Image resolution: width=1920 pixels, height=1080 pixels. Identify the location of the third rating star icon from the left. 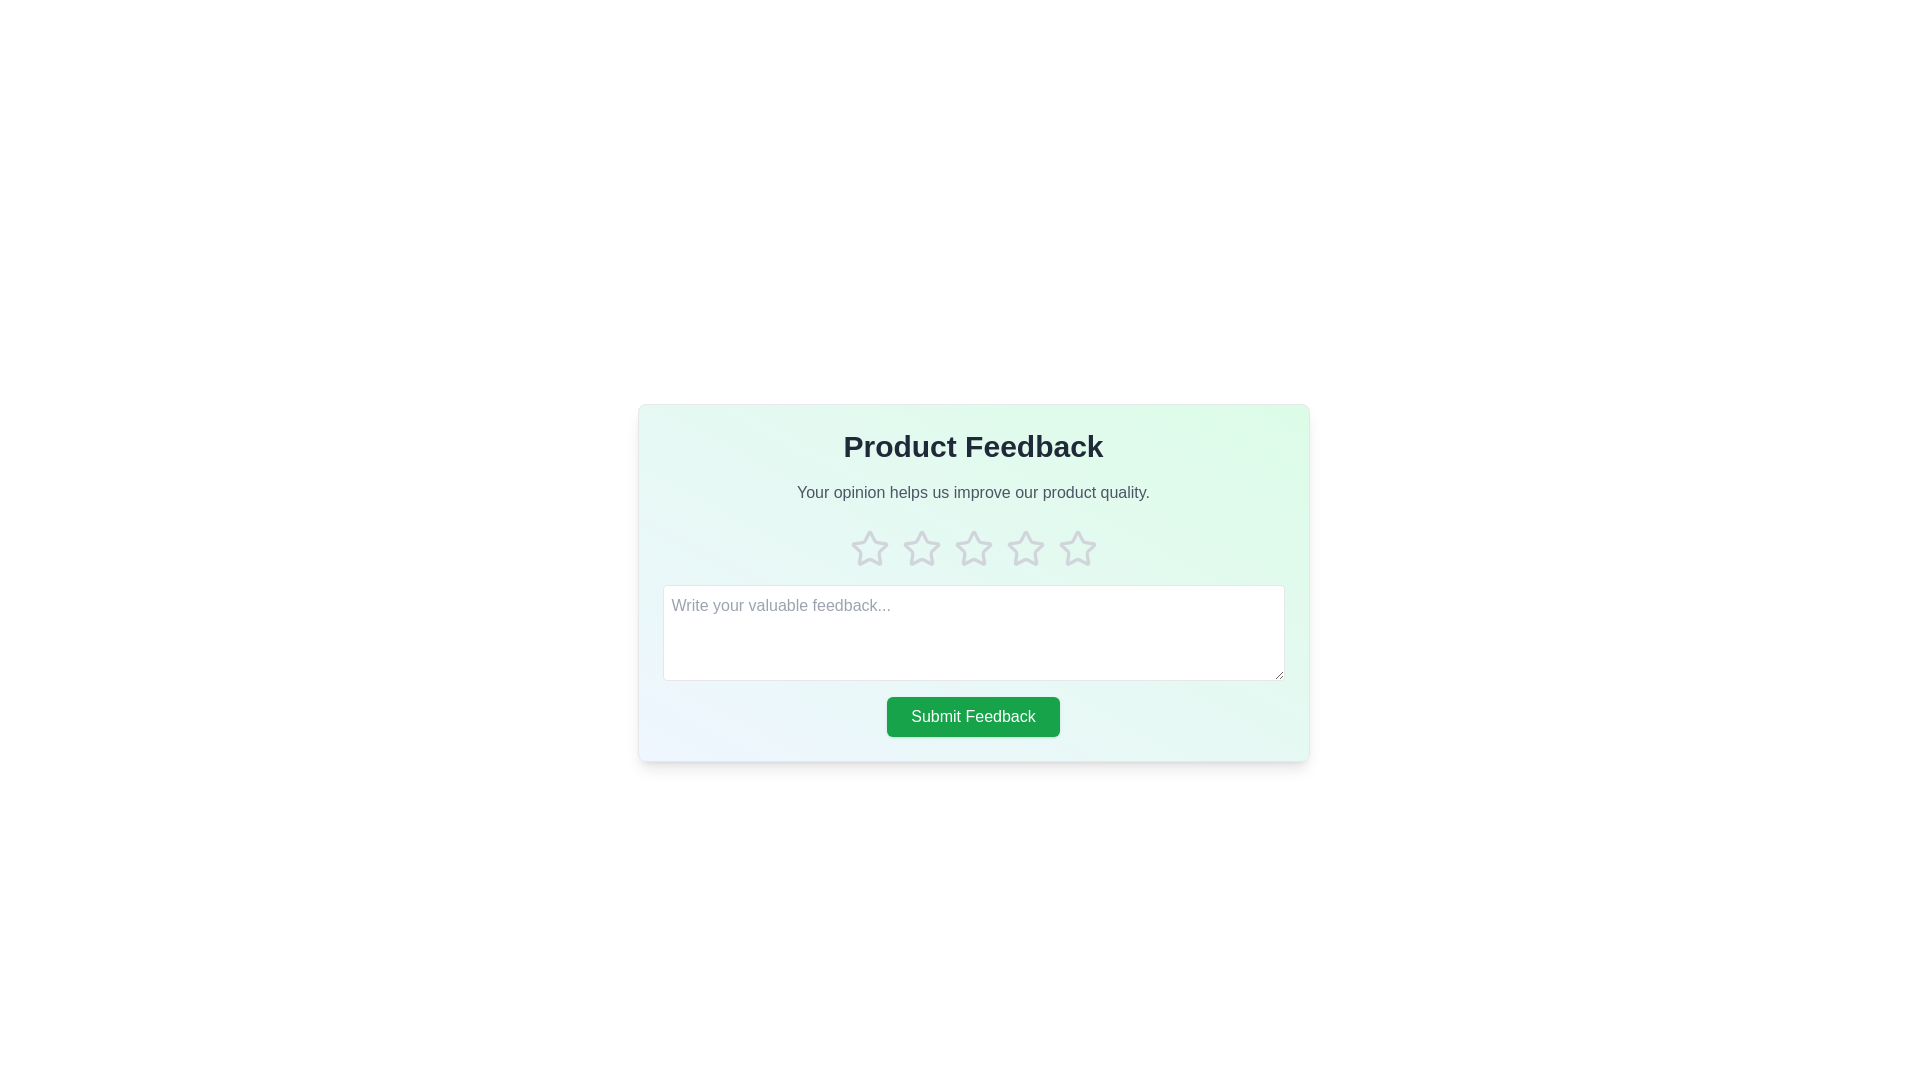
(973, 548).